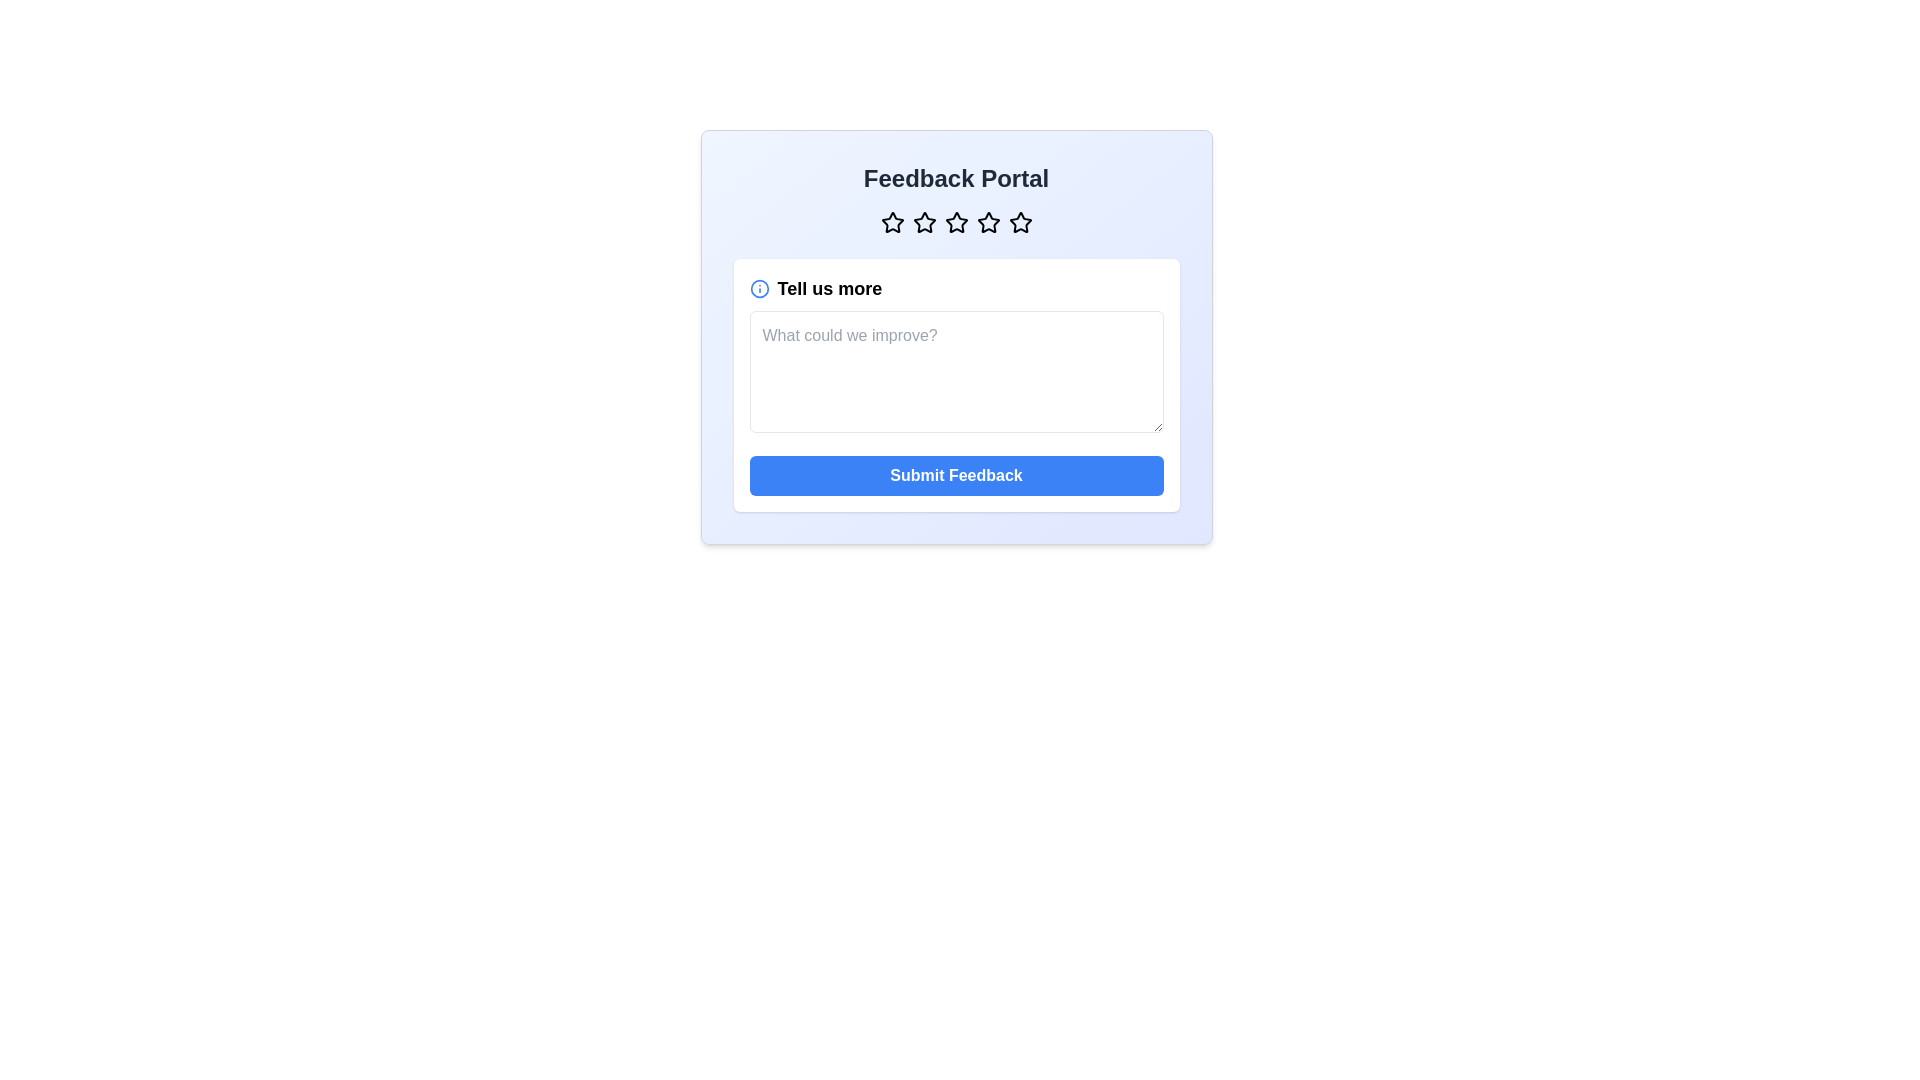 This screenshot has width=1920, height=1080. Describe the element at coordinates (758, 289) in the screenshot. I see `the decorative circle within the SVG graphic, which is part of the icon indicating additional information related to the 'Tell us more' text input` at that location.